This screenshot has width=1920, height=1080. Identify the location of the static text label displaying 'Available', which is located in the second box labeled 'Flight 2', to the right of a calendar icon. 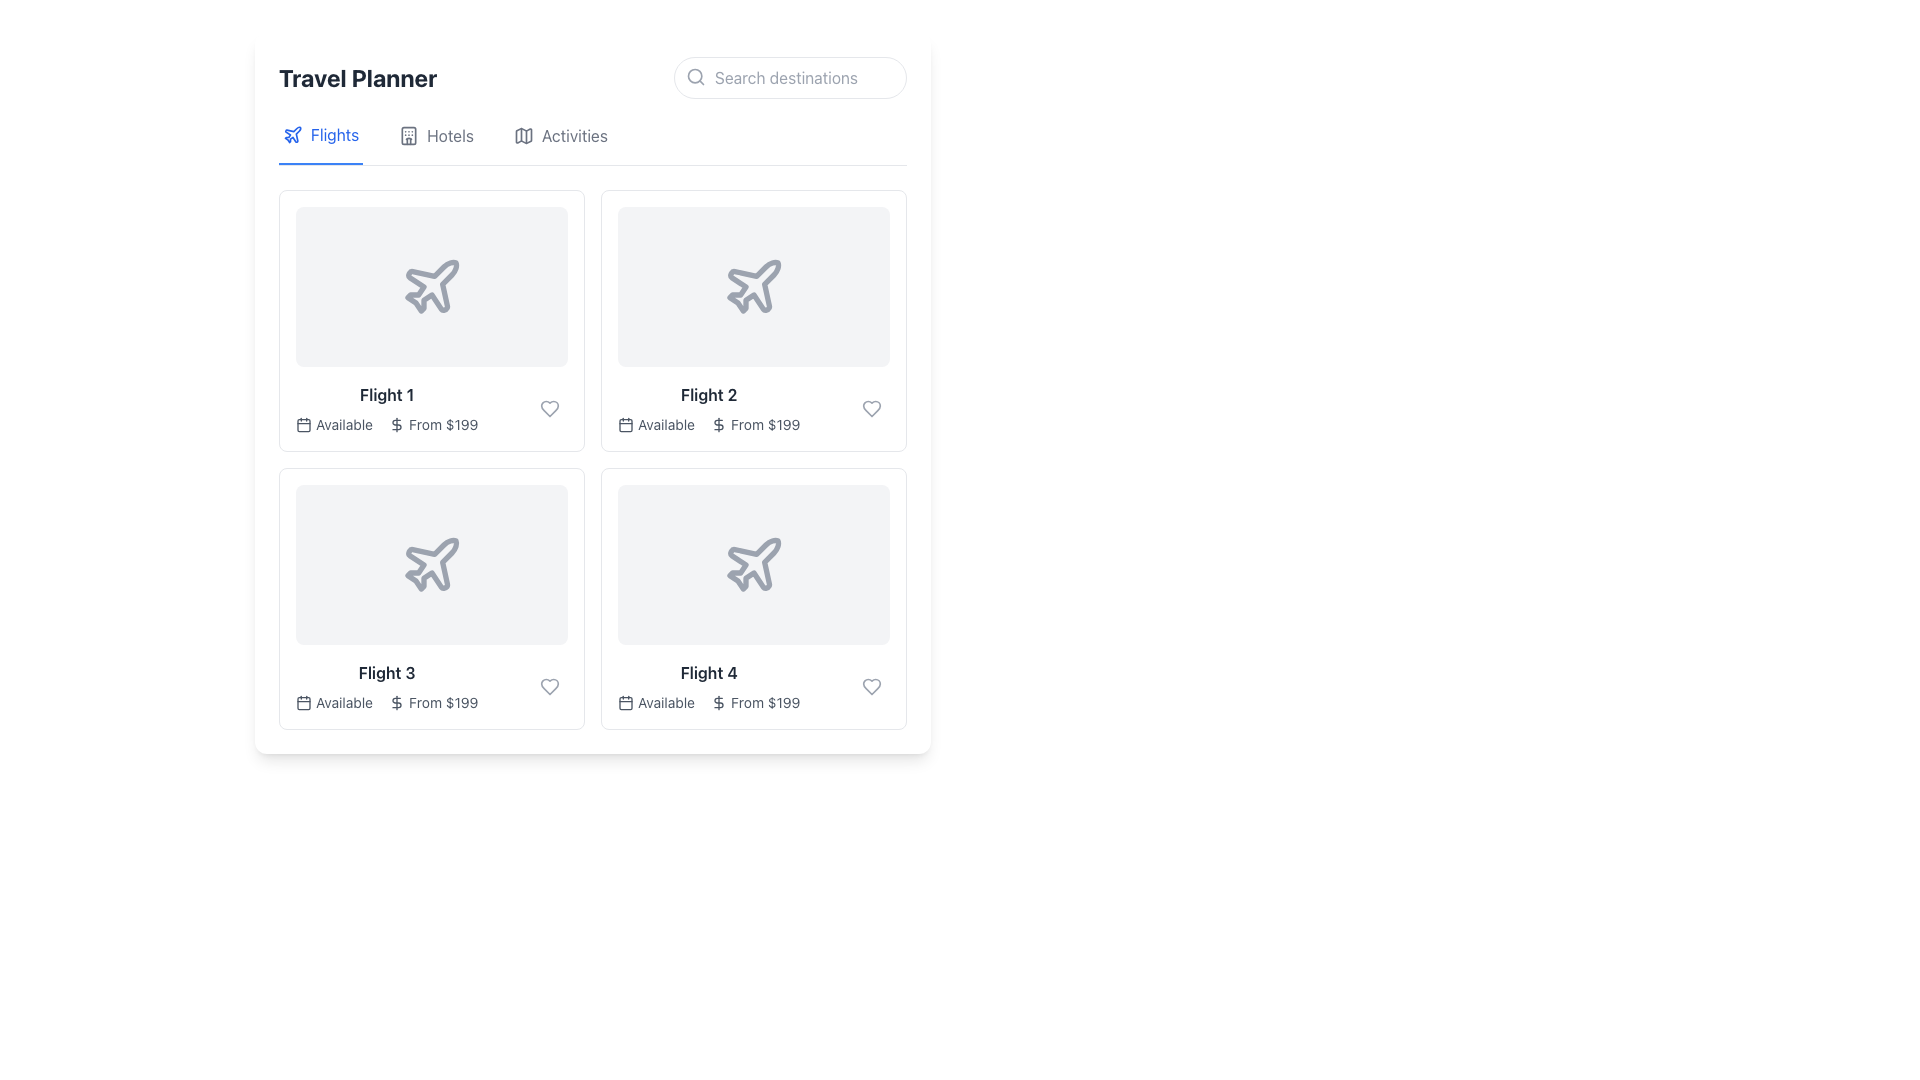
(666, 423).